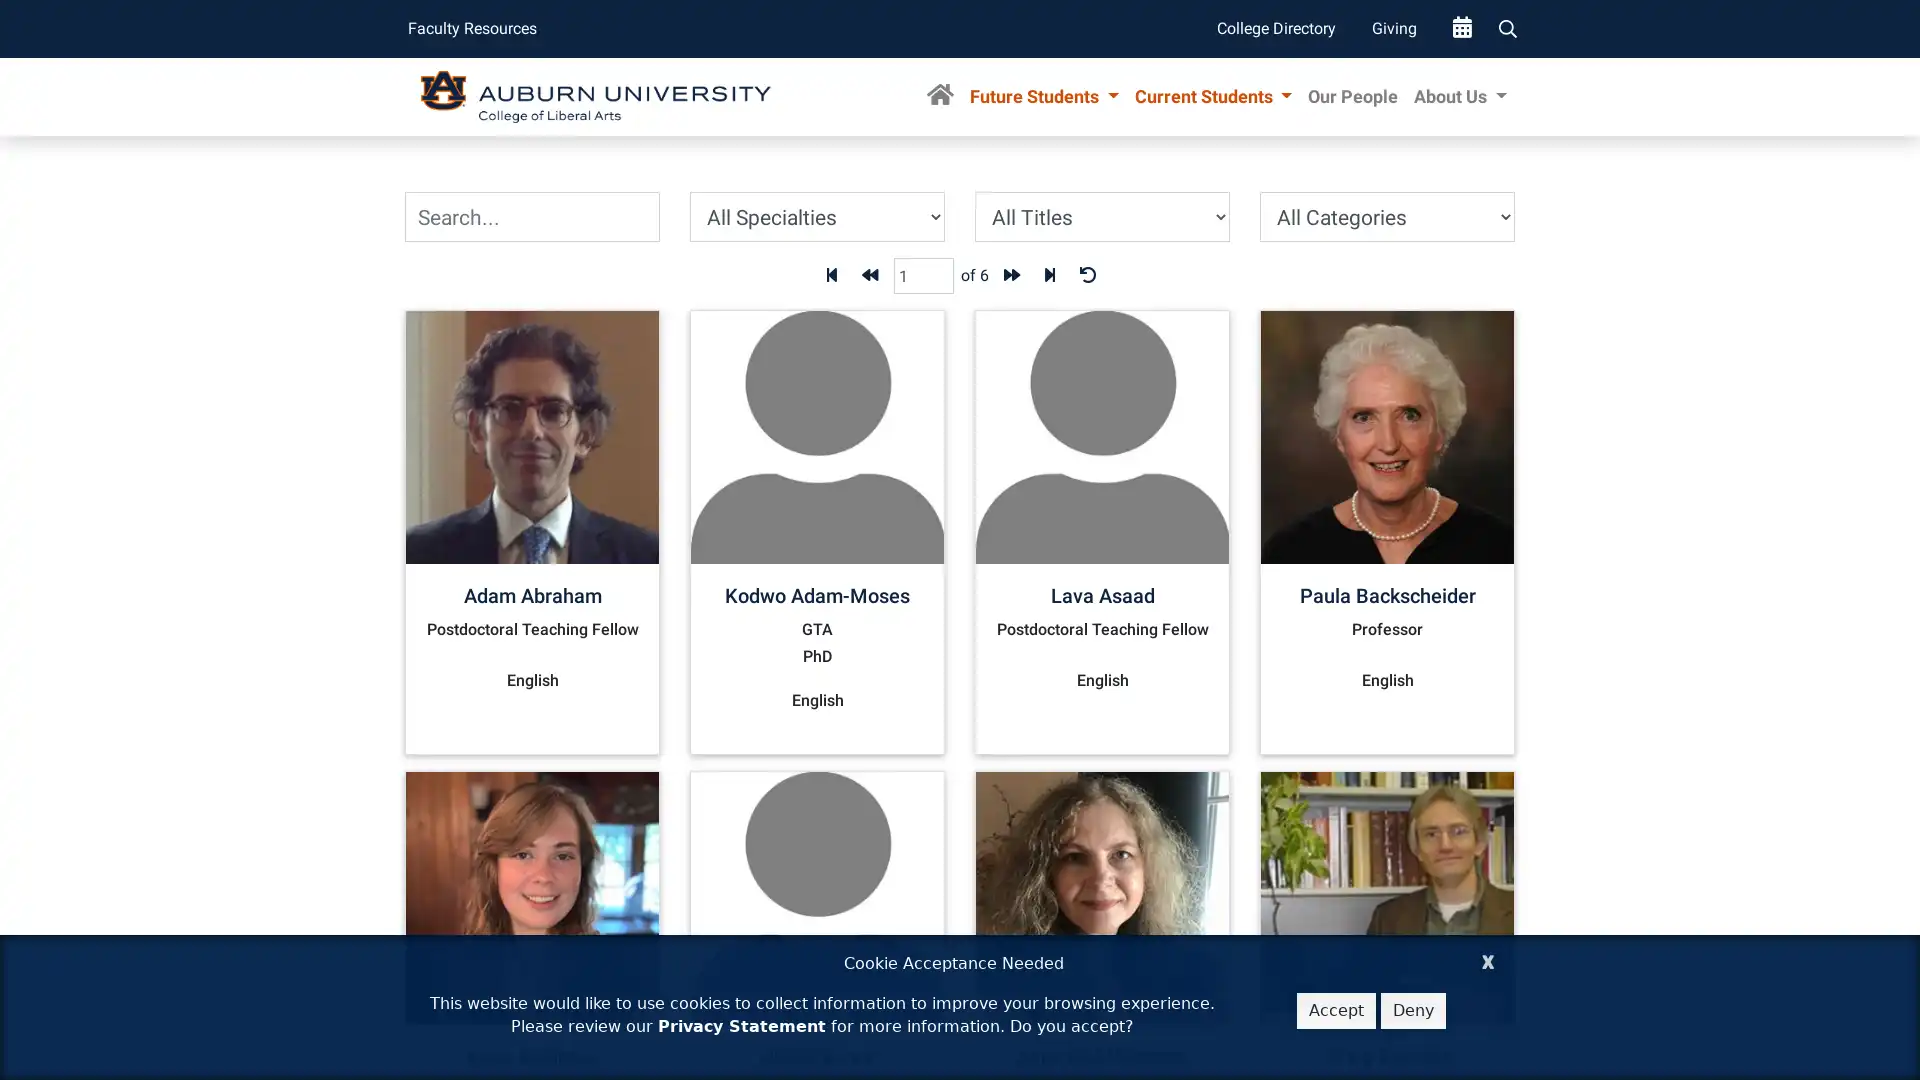 Image resolution: width=1920 pixels, height=1080 pixels. What do you see at coordinates (1336, 1010) in the screenshot?
I see `Accept` at bounding box center [1336, 1010].